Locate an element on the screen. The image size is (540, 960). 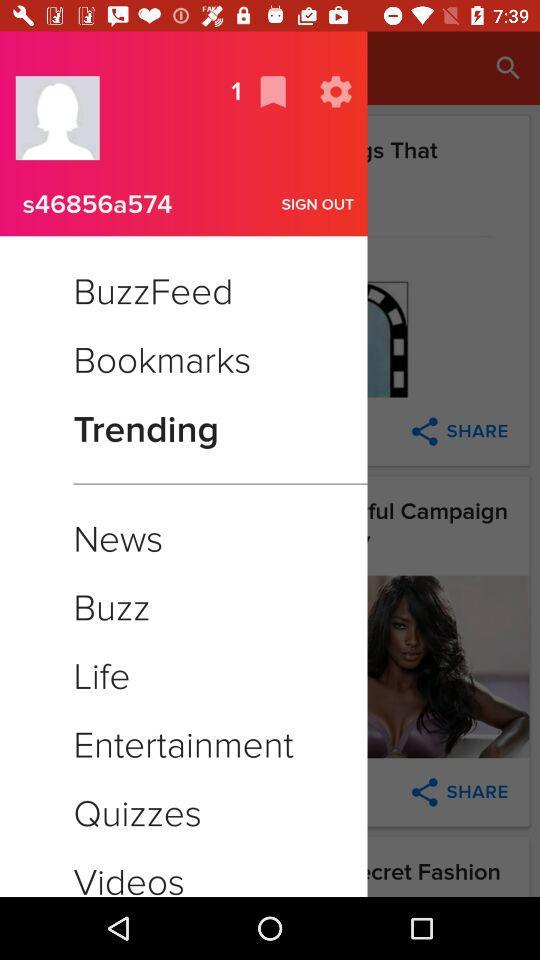
sign out is located at coordinates (318, 204).